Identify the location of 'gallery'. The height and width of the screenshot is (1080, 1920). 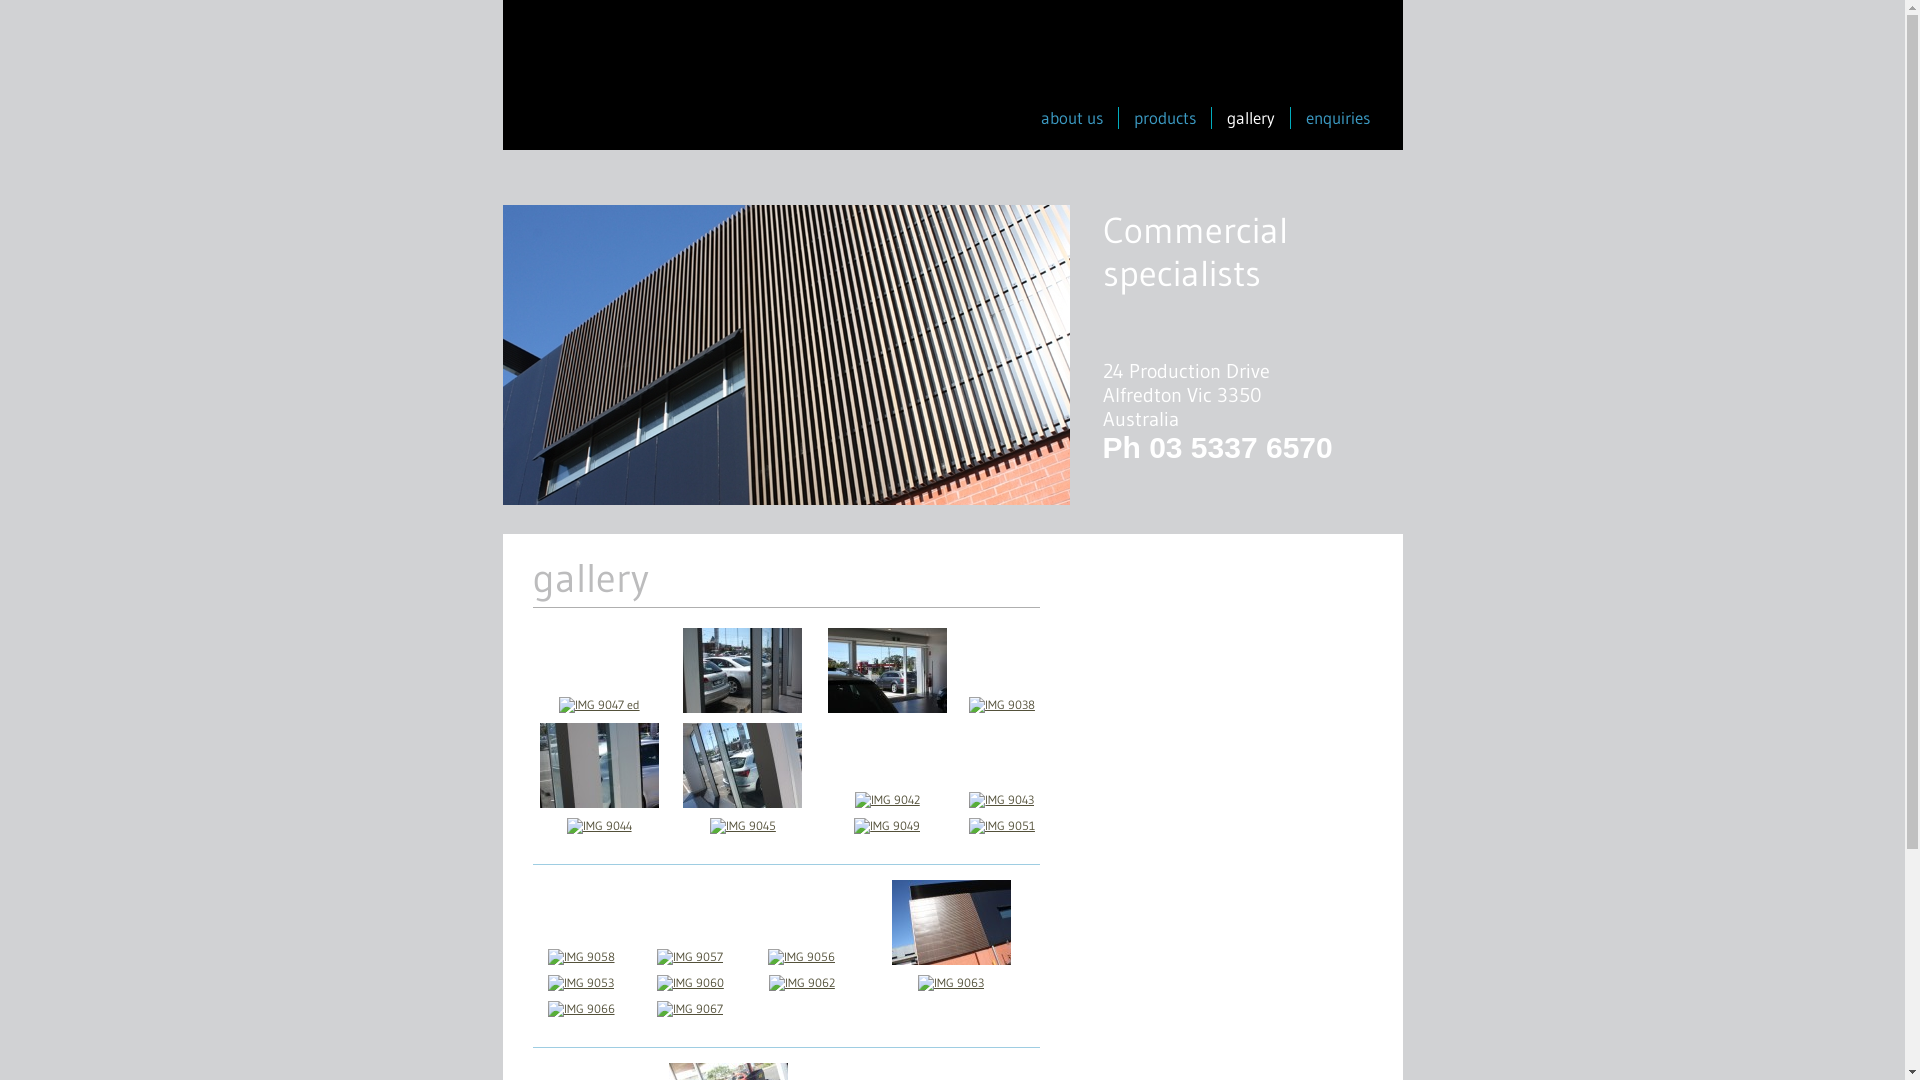
(1248, 118).